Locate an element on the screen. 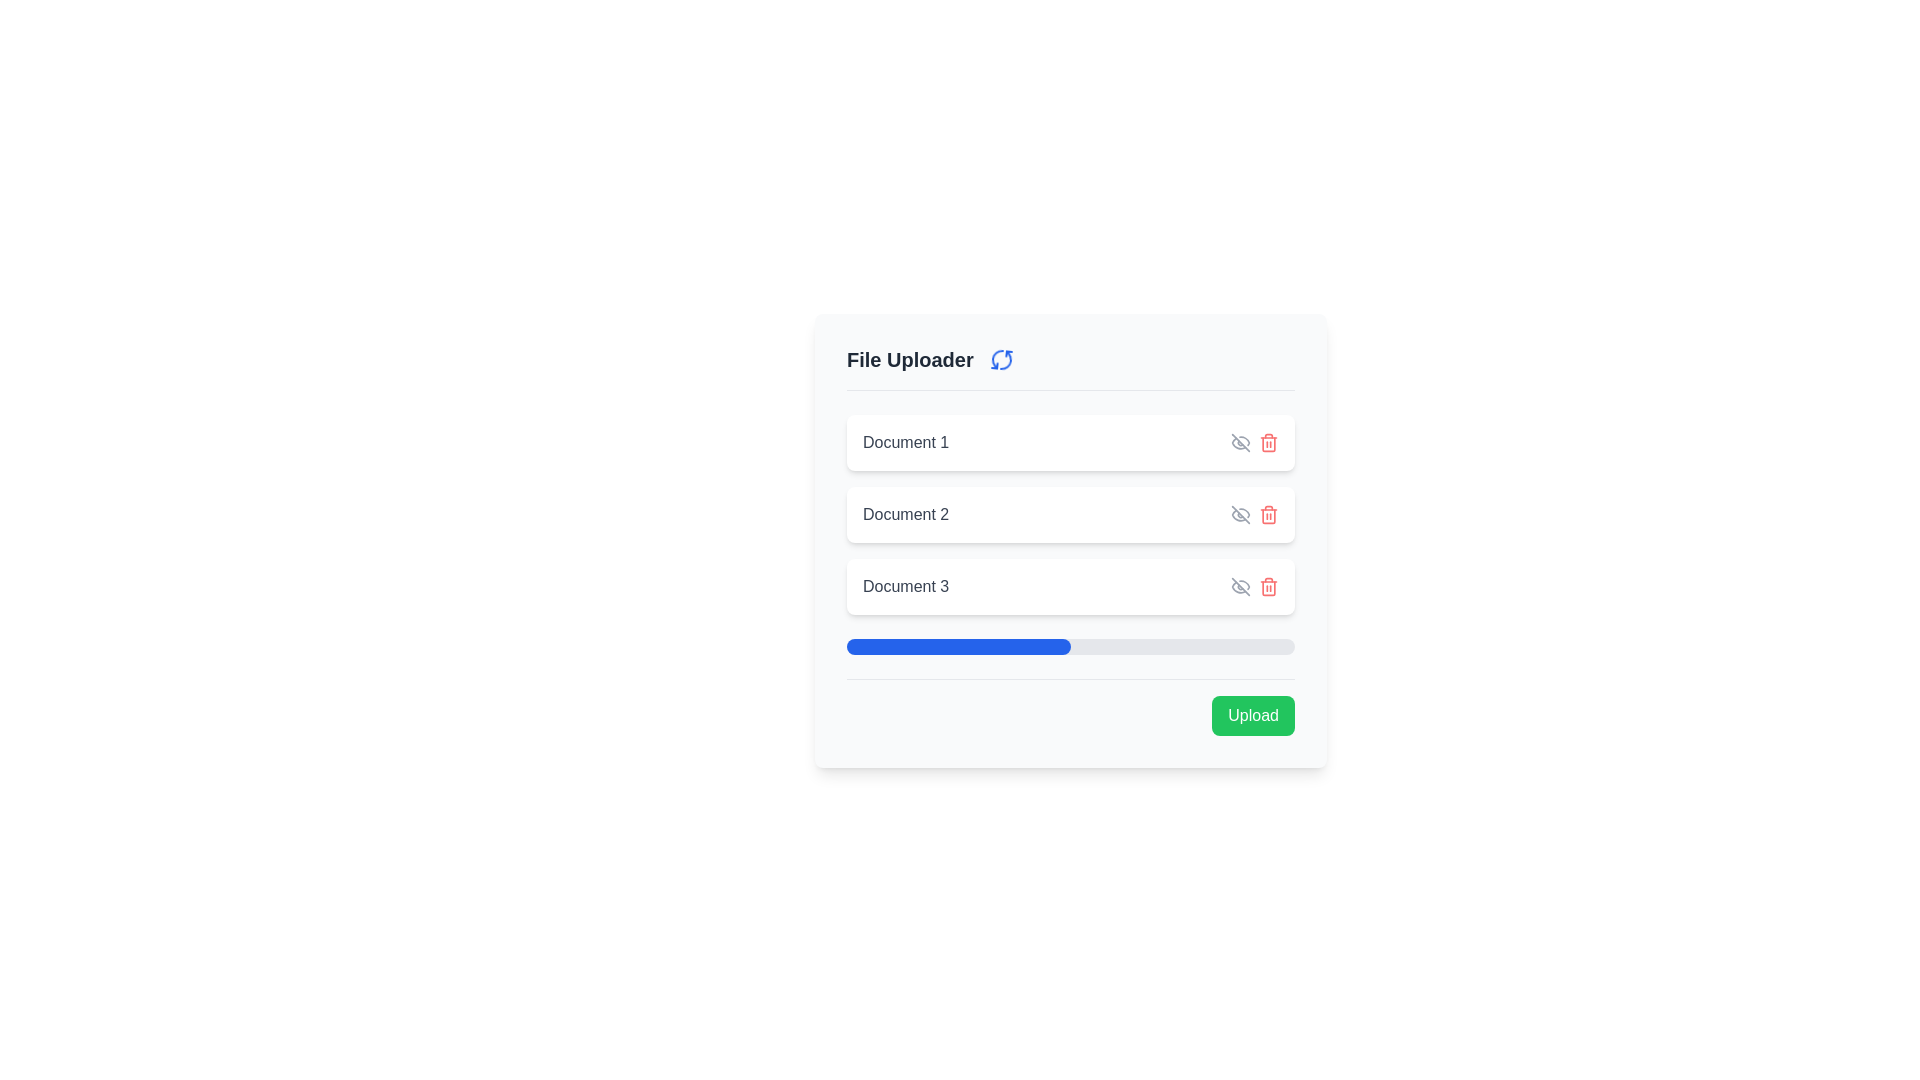  the eye icon button used to toggle the visibility of 'Document 1' to change its icon color is located at coordinates (1240, 585).